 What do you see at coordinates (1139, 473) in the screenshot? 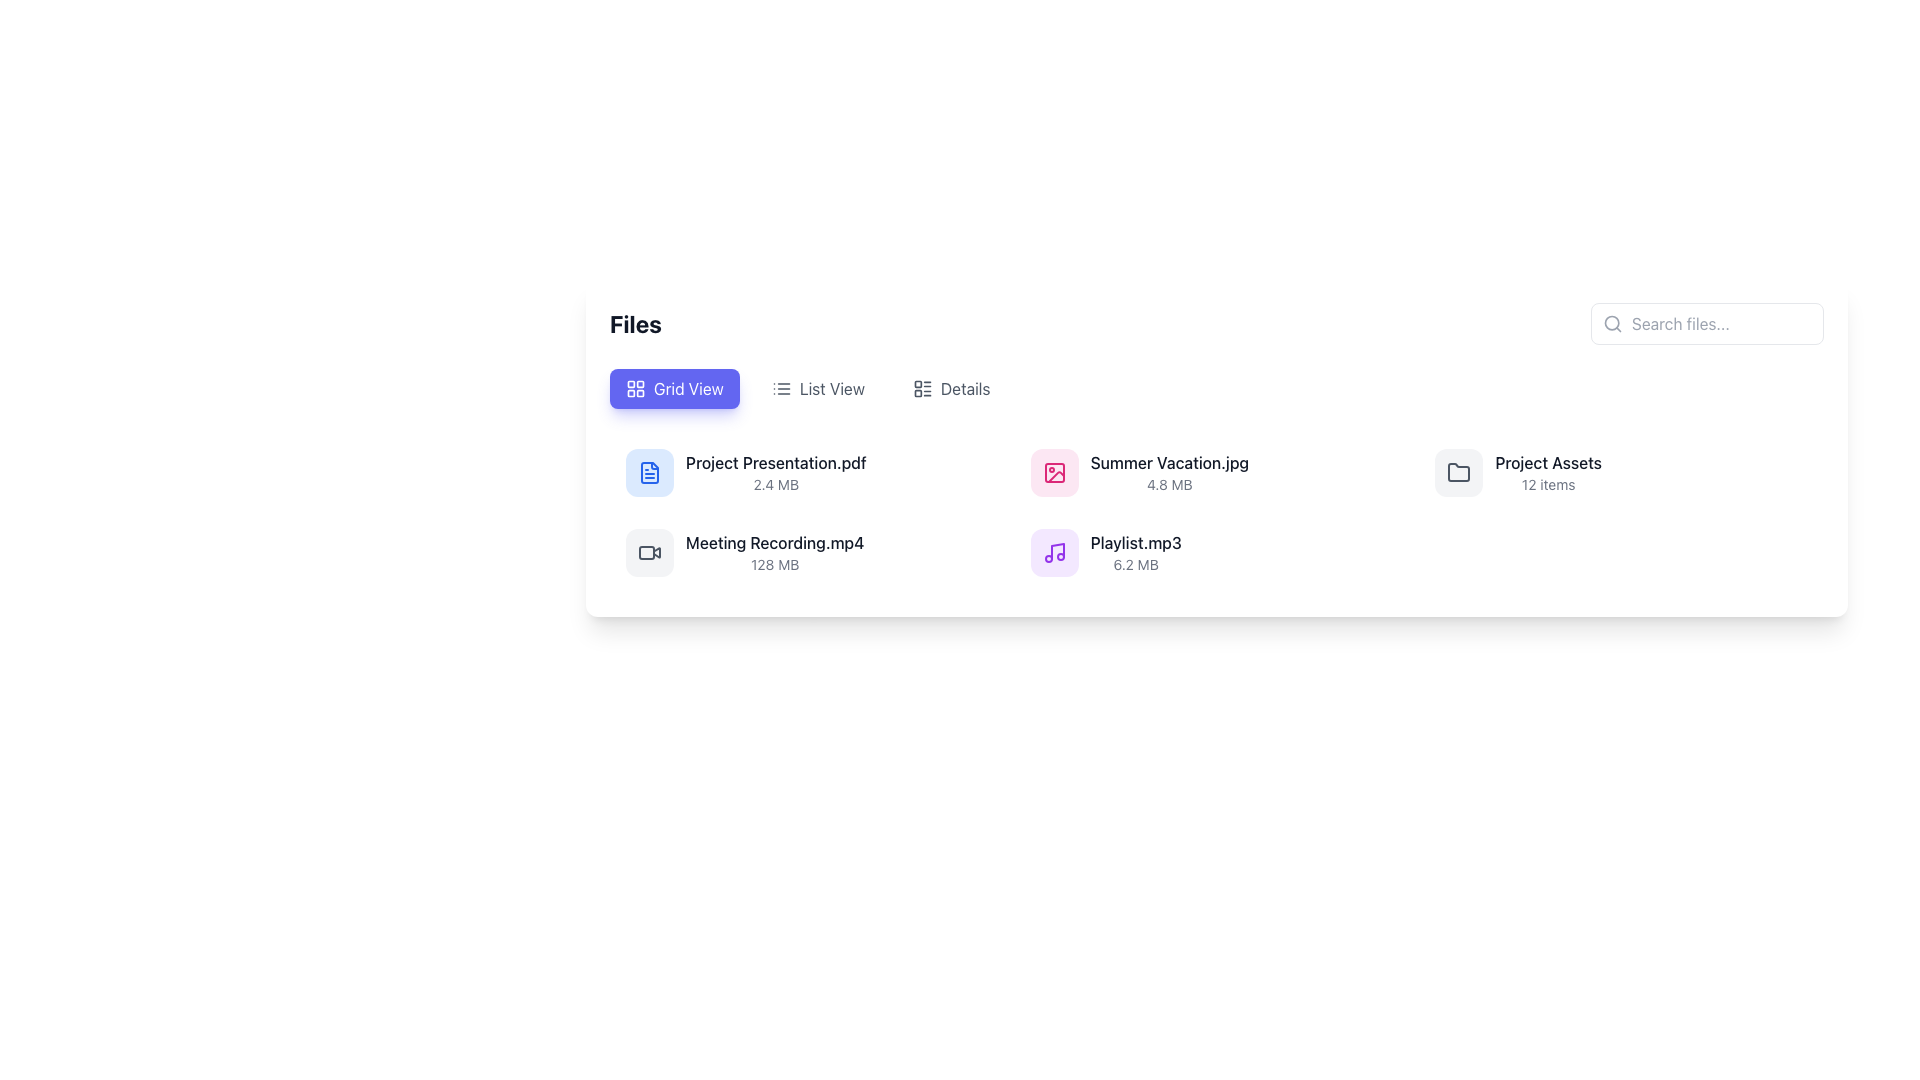
I see `the file entry for 'Summer Vacation.jpg'` at bounding box center [1139, 473].